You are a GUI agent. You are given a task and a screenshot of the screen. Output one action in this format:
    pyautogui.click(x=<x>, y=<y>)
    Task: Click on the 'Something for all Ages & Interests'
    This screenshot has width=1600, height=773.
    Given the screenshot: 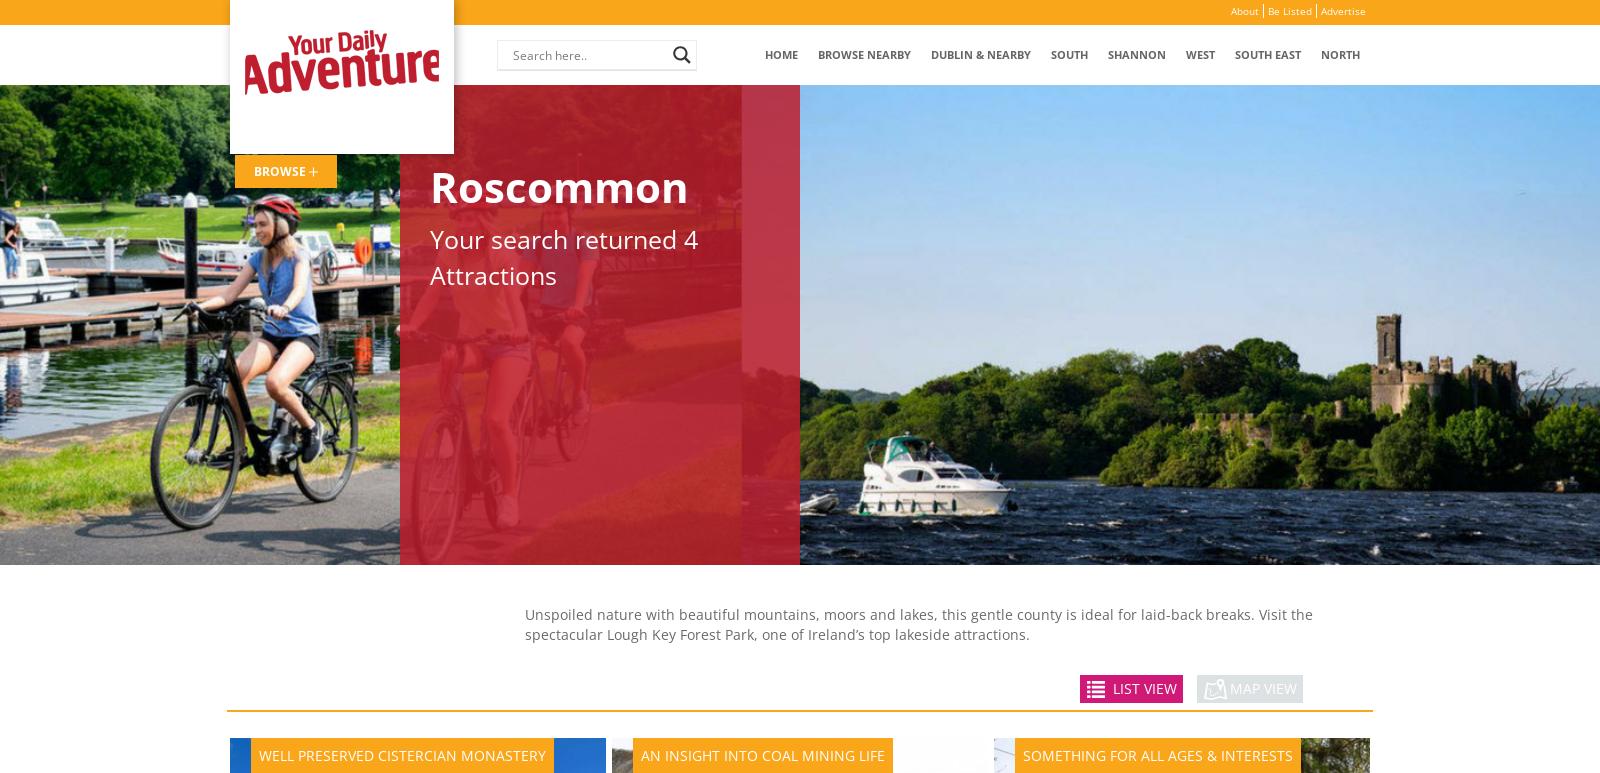 What is the action you would take?
    pyautogui.click(x=1158, y=754)
    